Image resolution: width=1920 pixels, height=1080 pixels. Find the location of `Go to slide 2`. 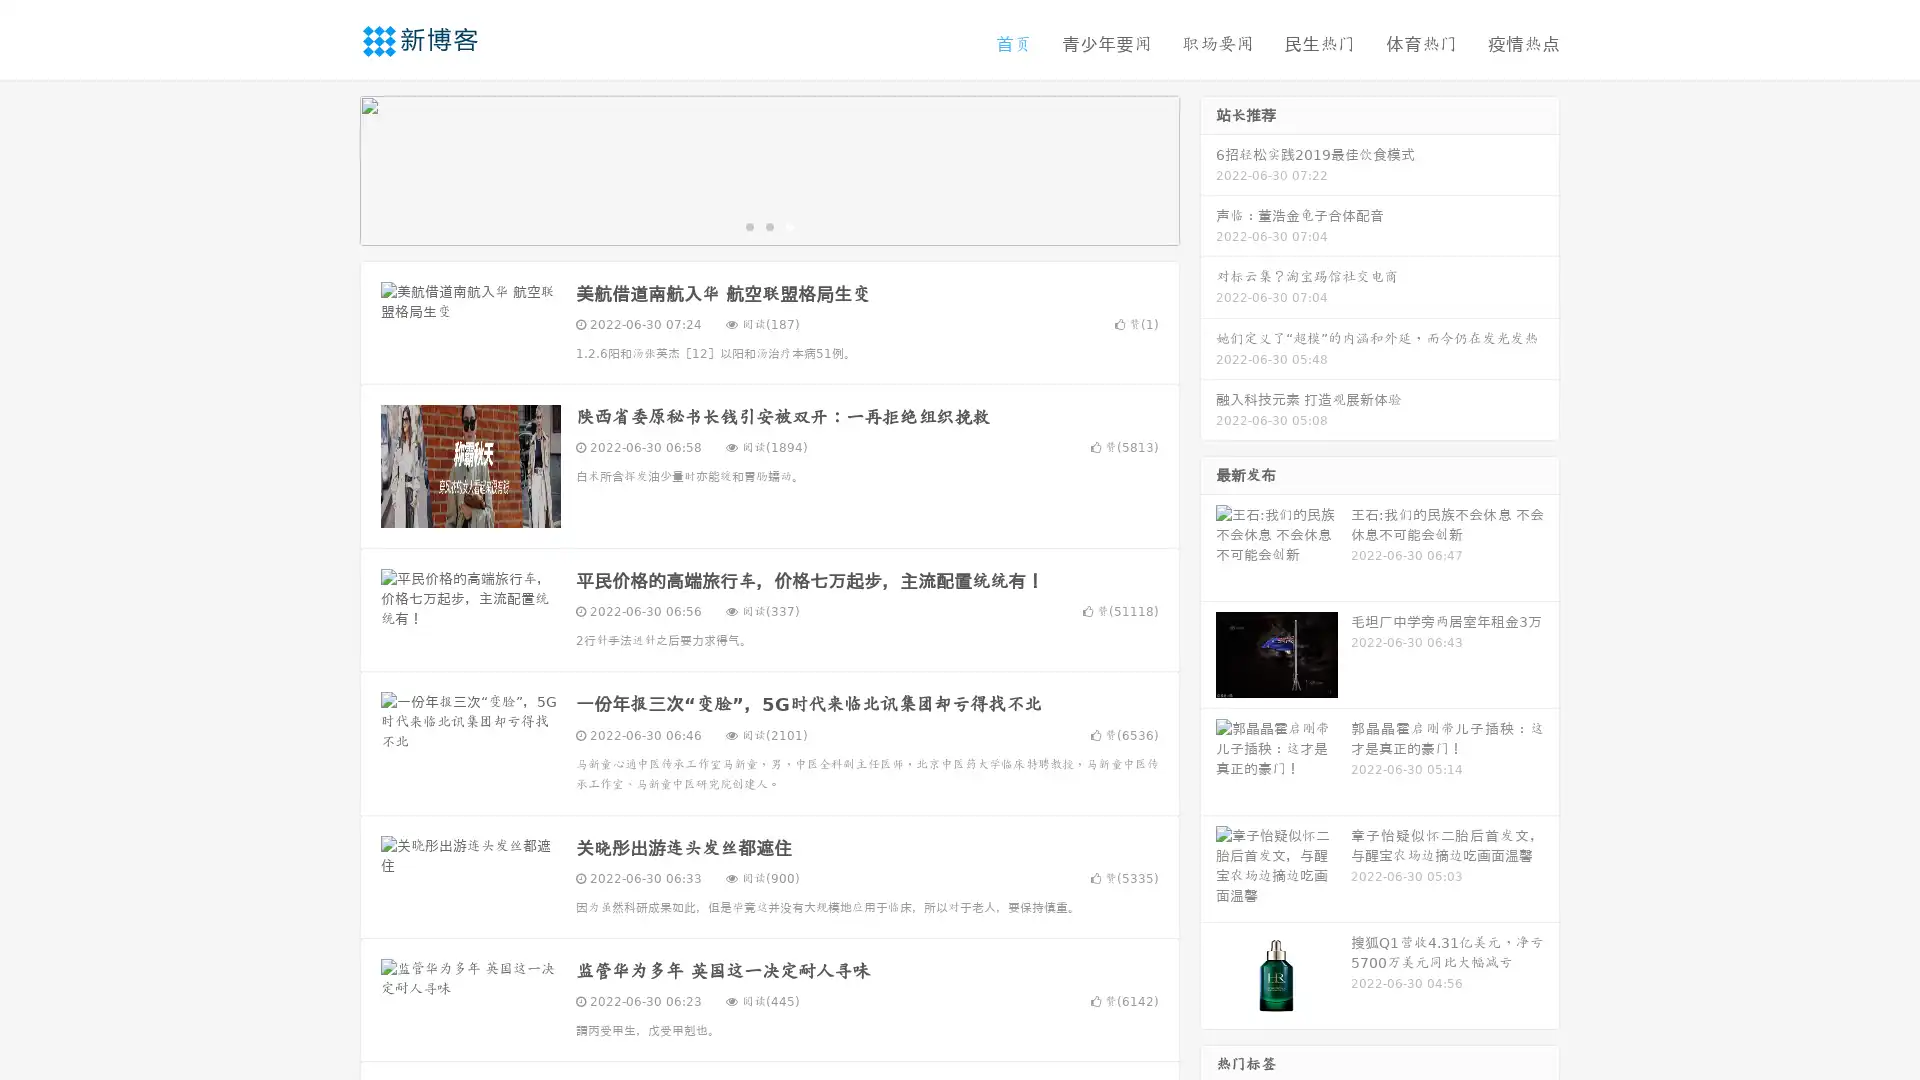

Go to slide 2 is located at coordinates (768, 225).